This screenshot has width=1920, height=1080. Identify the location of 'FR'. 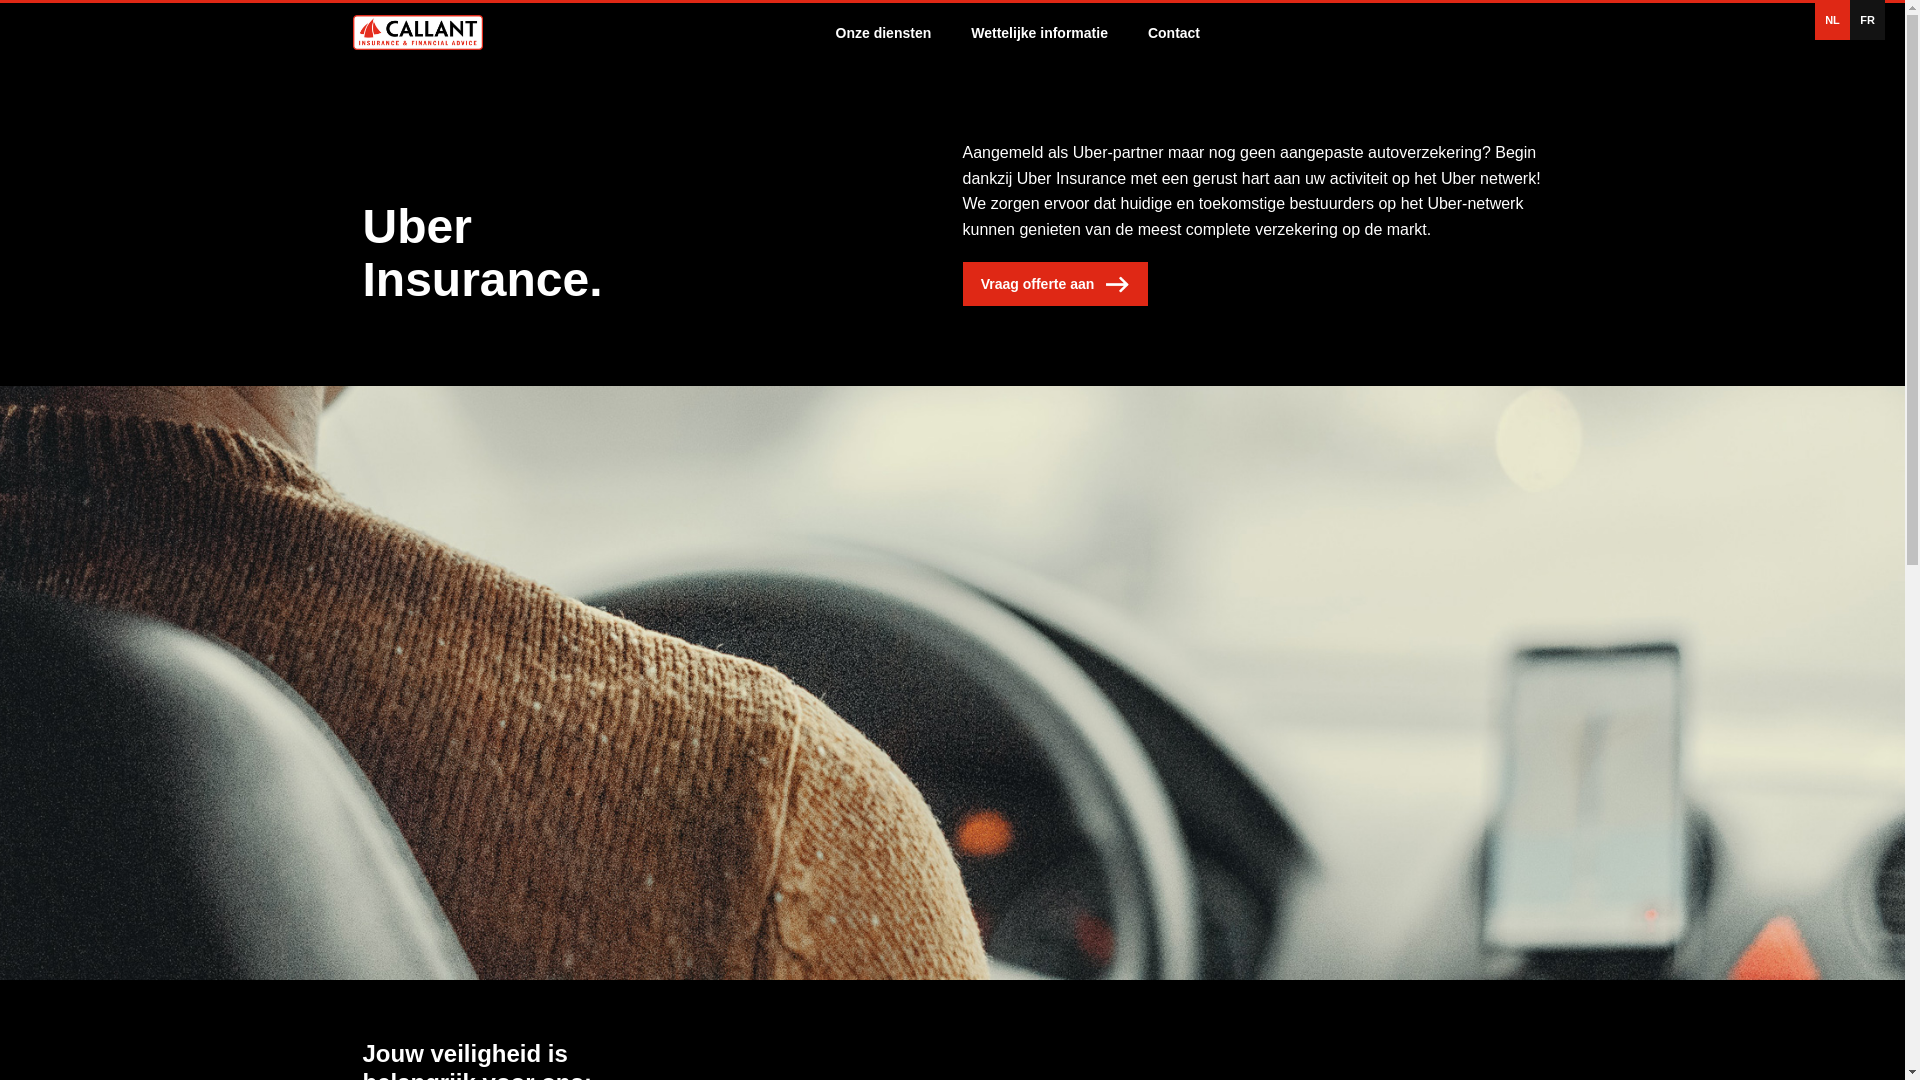
(1866, 19).